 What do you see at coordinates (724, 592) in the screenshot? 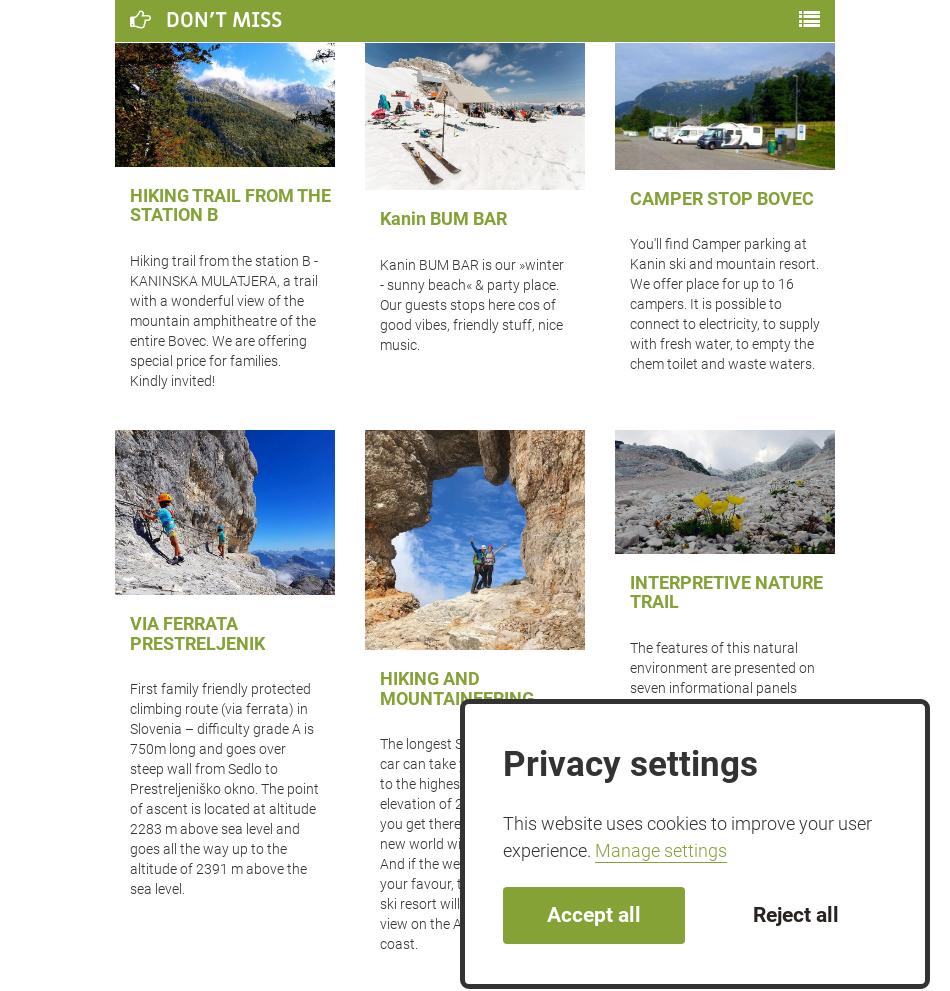
I see `'INTERPRETIVE NATURE TRAIL'` at bounding box center [724, 592].